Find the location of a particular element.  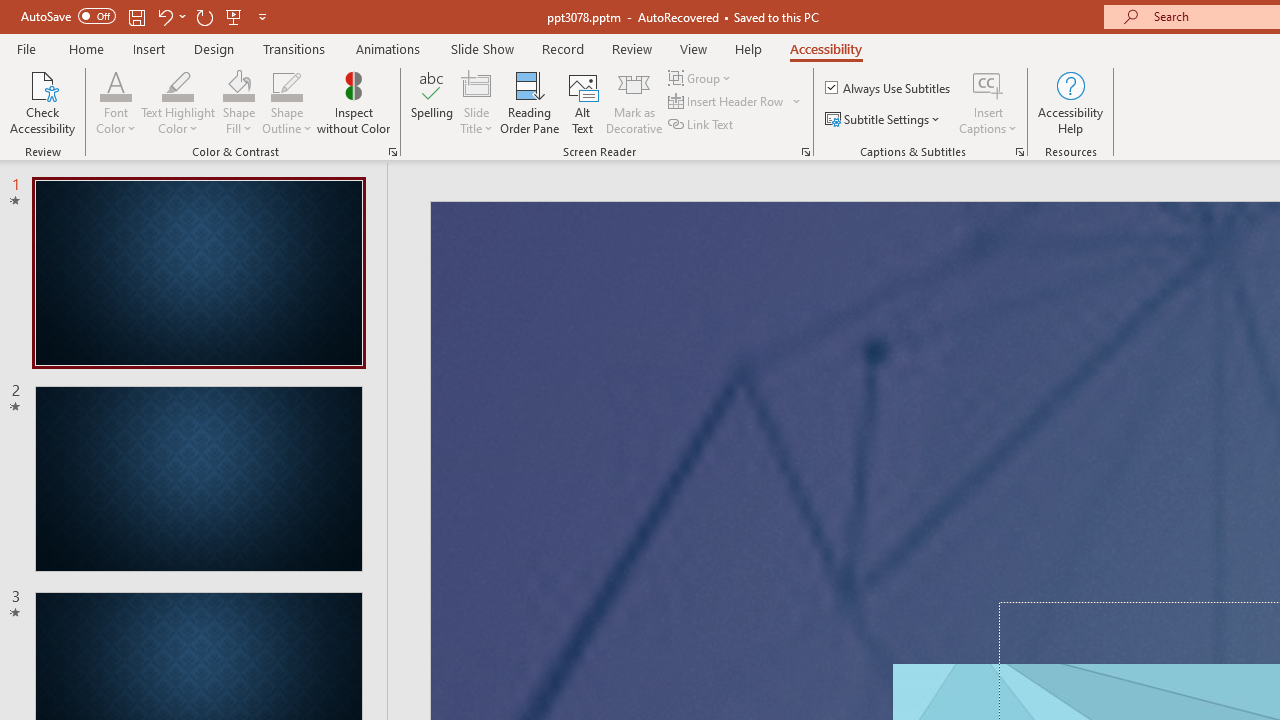

'Insert Captions' is located at coordinates (988, 103).